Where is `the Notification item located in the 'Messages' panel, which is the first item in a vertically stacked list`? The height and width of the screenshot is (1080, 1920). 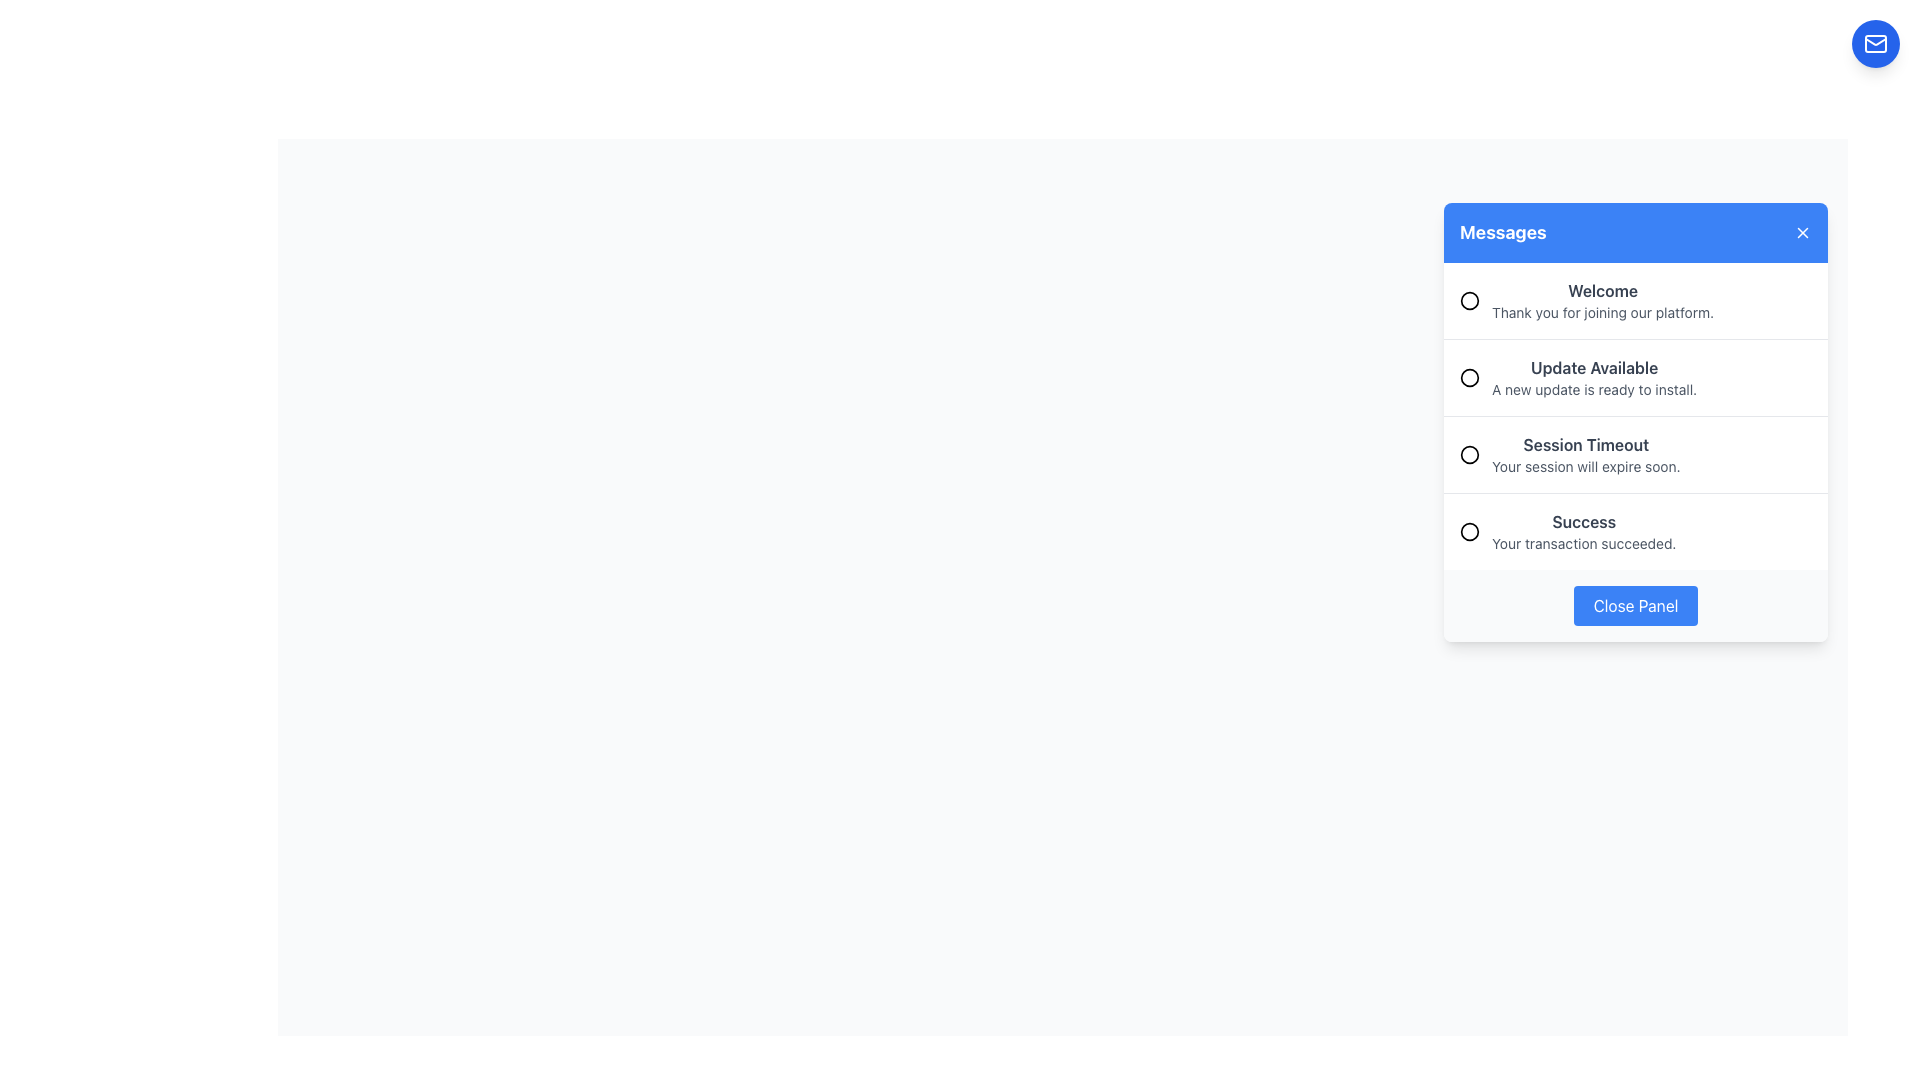 the Notification item located in the 'Messages' panel, which is the first item in a vertically stacked list is located at coordinates (1636, 300).